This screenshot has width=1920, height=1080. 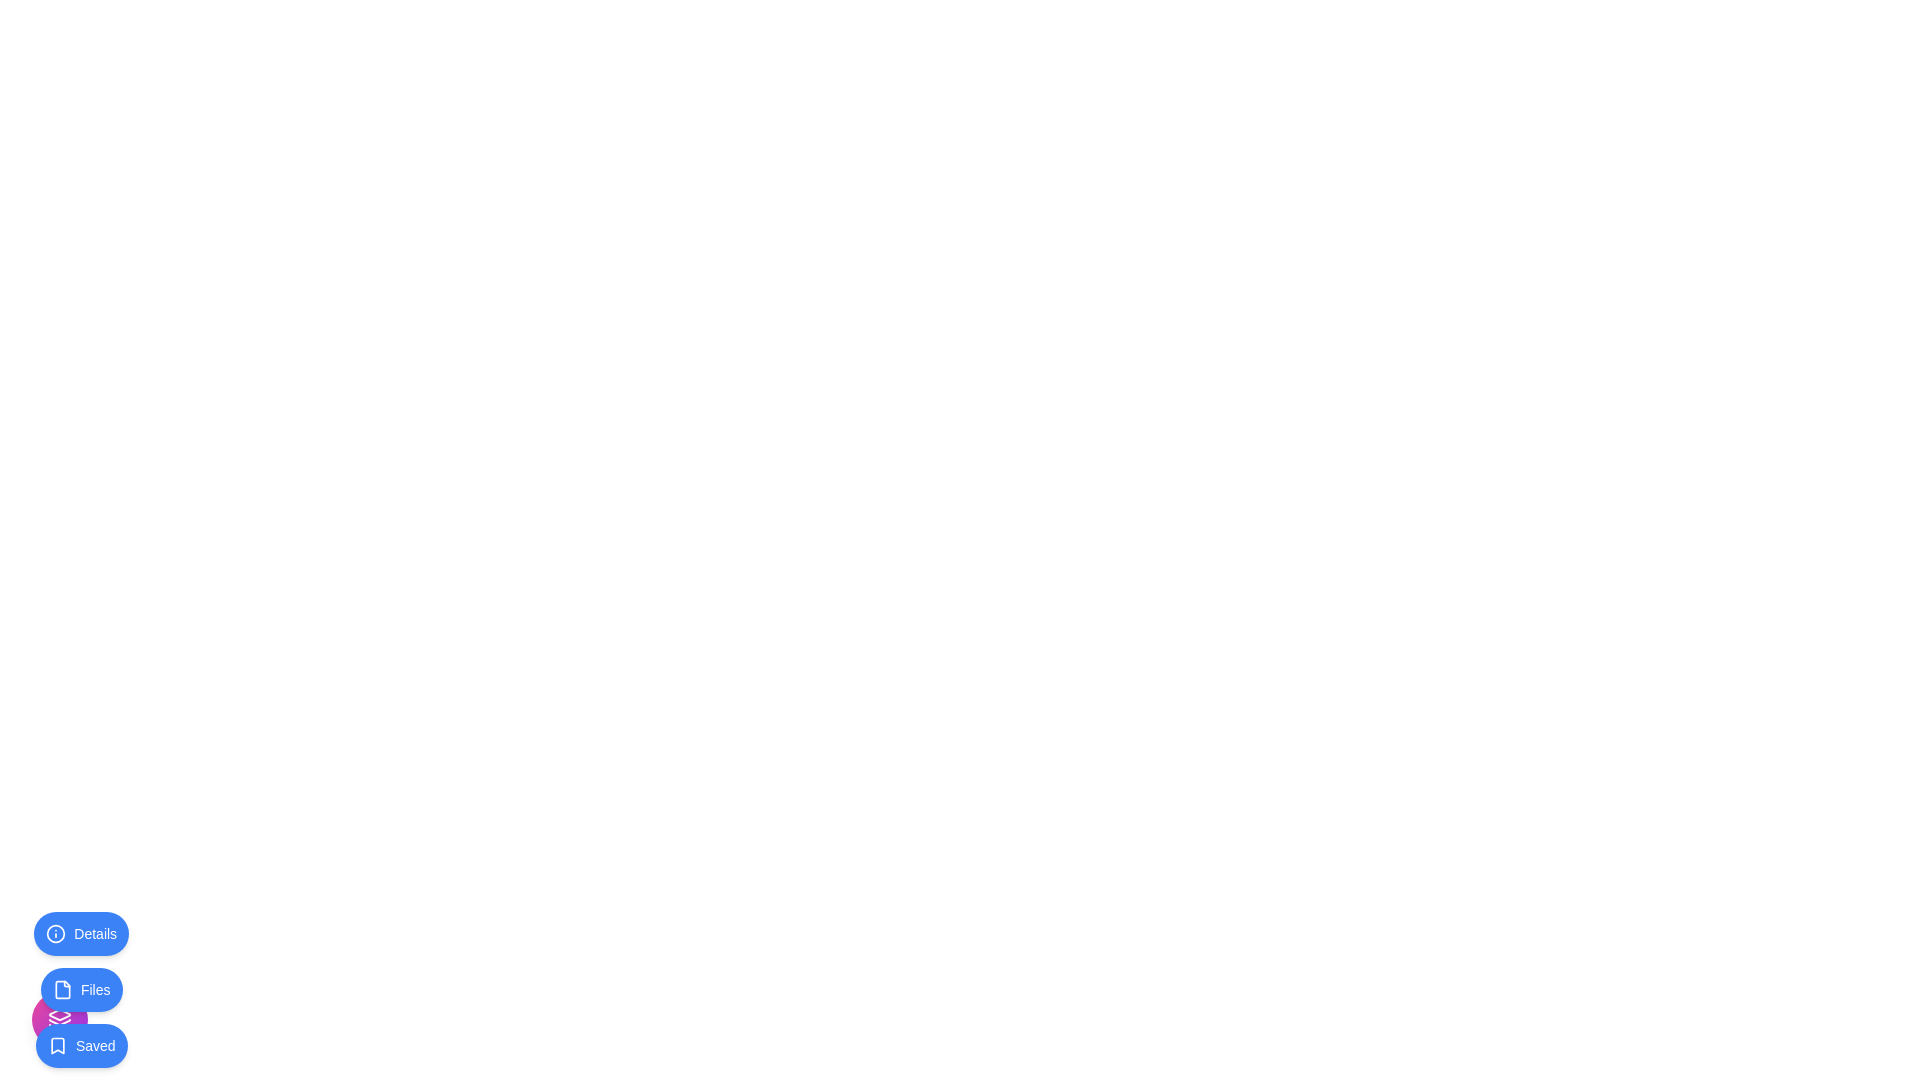 What do you see at coordinates (59, 1022) in the screenshot?
I see `the circular button surrounding the middle segment of the layered structure icon` at bounding box center [59, 1022].